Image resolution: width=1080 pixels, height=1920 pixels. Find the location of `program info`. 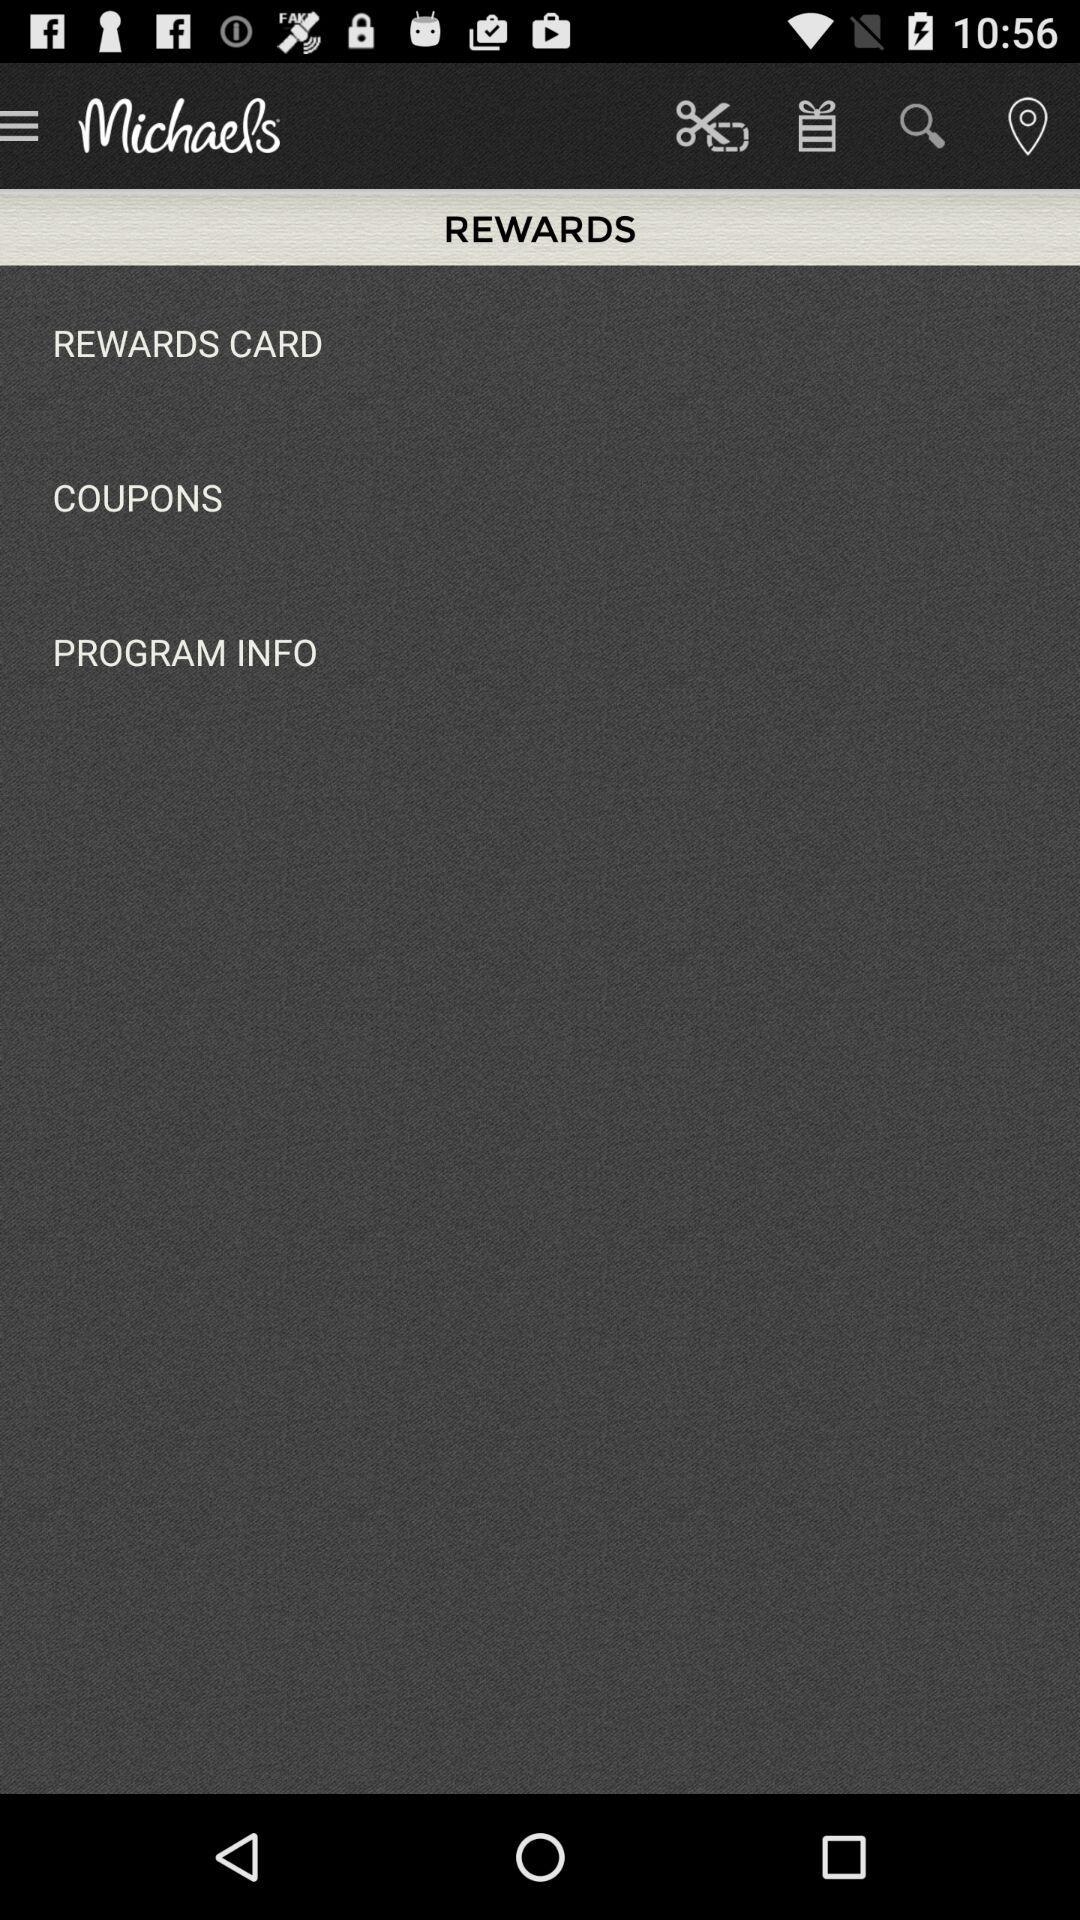

program info is located at coordinates (185, 651).